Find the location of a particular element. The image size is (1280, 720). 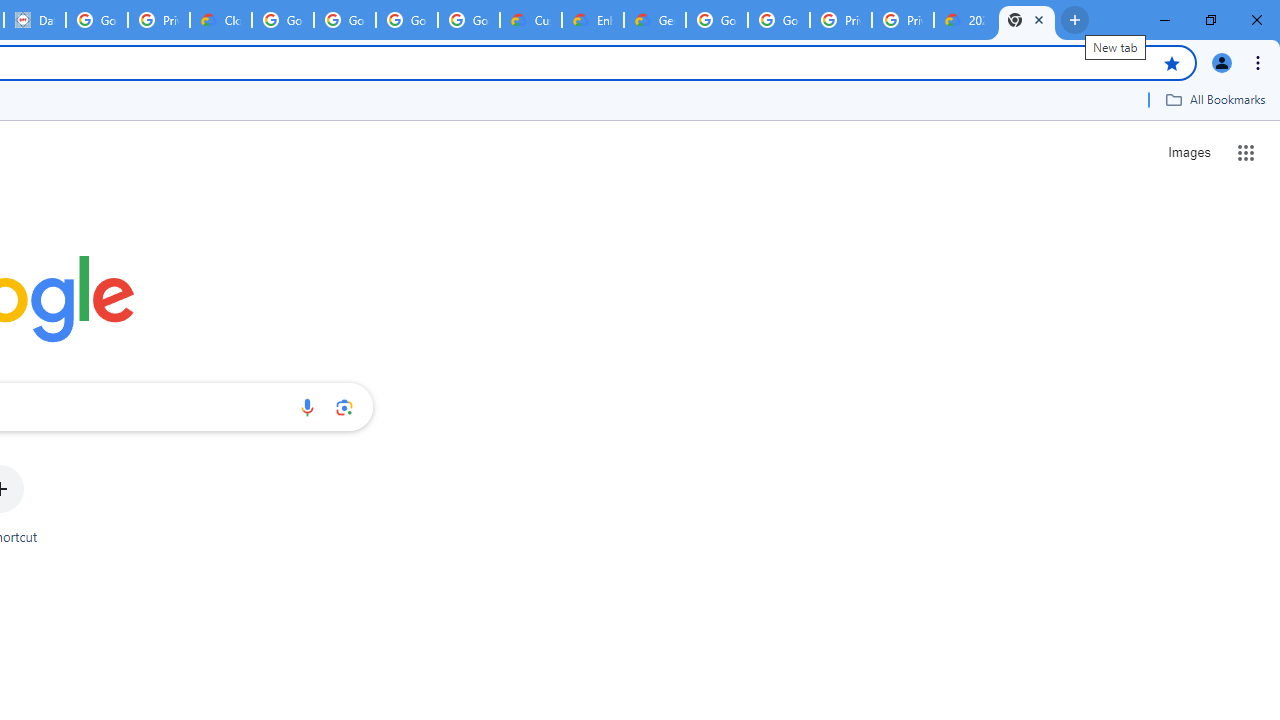

'Gemini for Business and Developers | Google Cloud' is located at coordinates (654, 20).